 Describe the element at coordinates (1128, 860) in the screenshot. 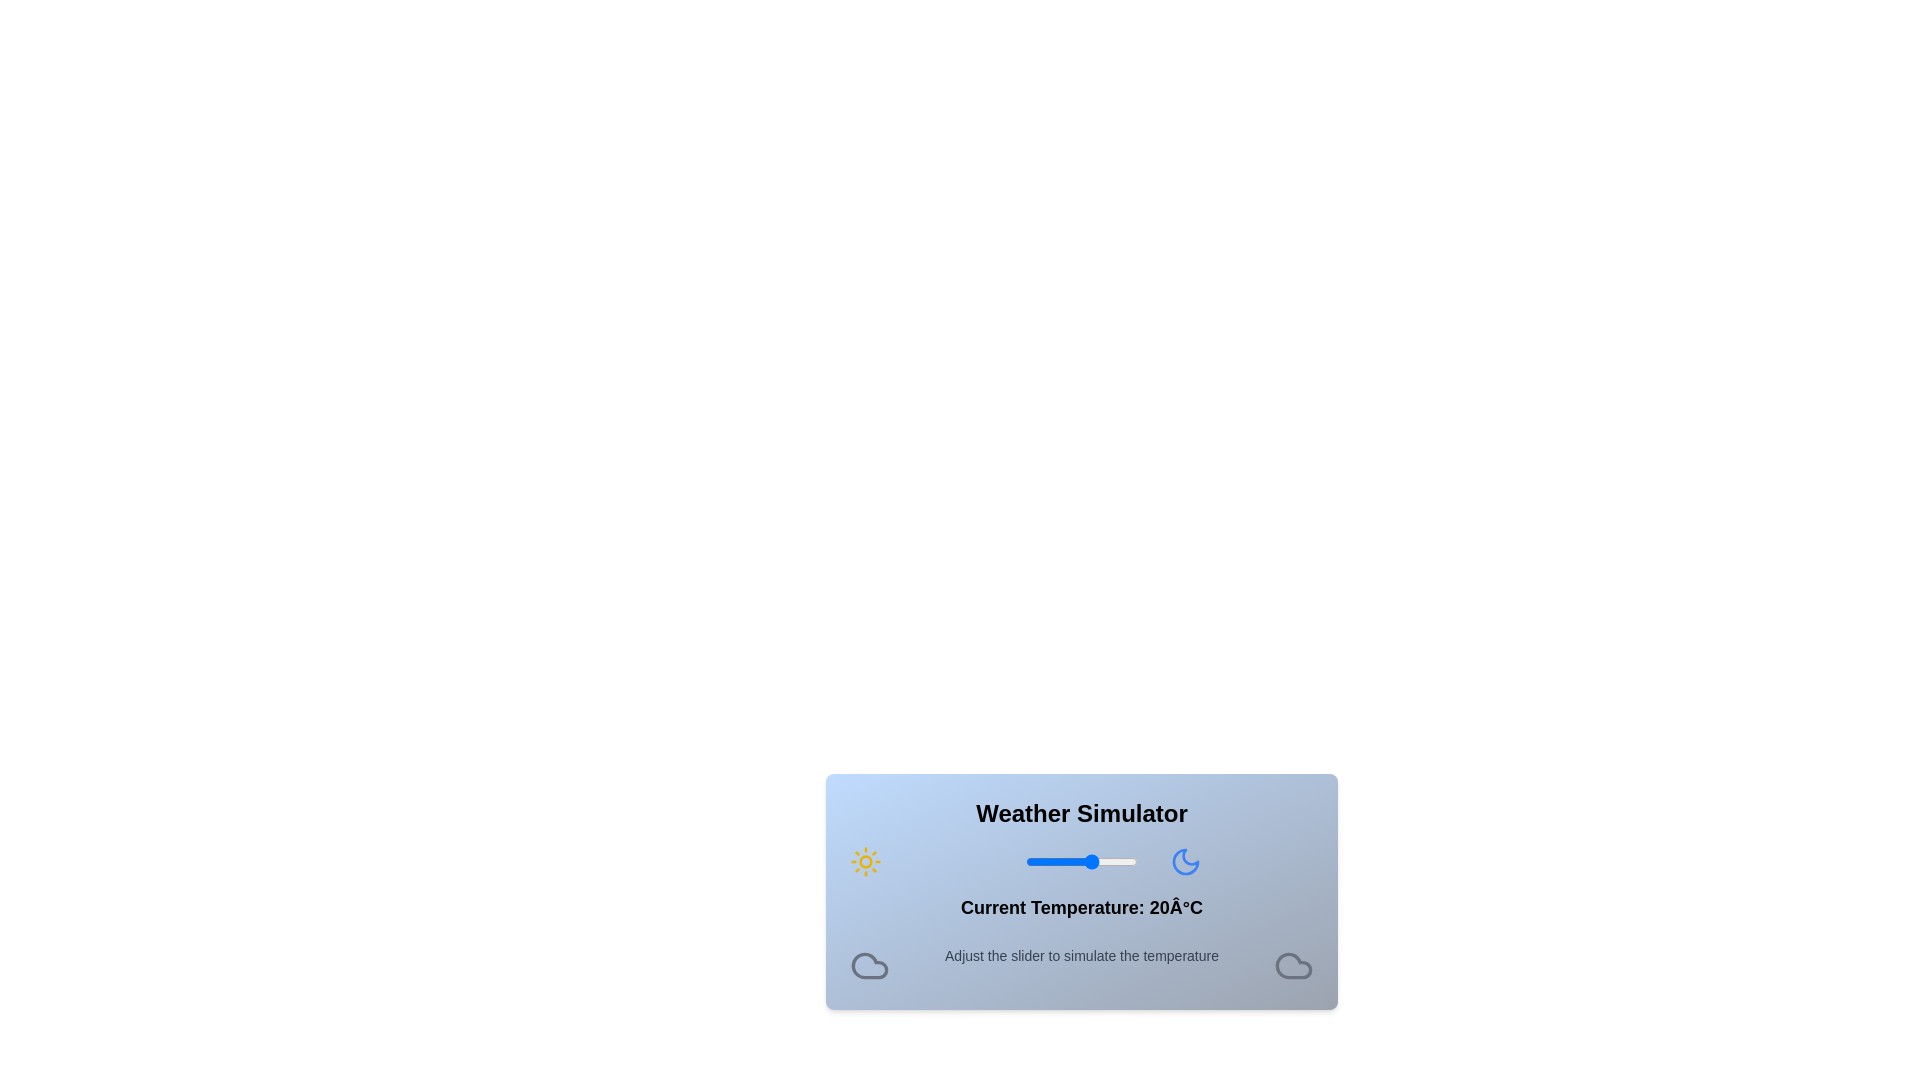

I see `the slider to set the temperature to 36°C` at that location.